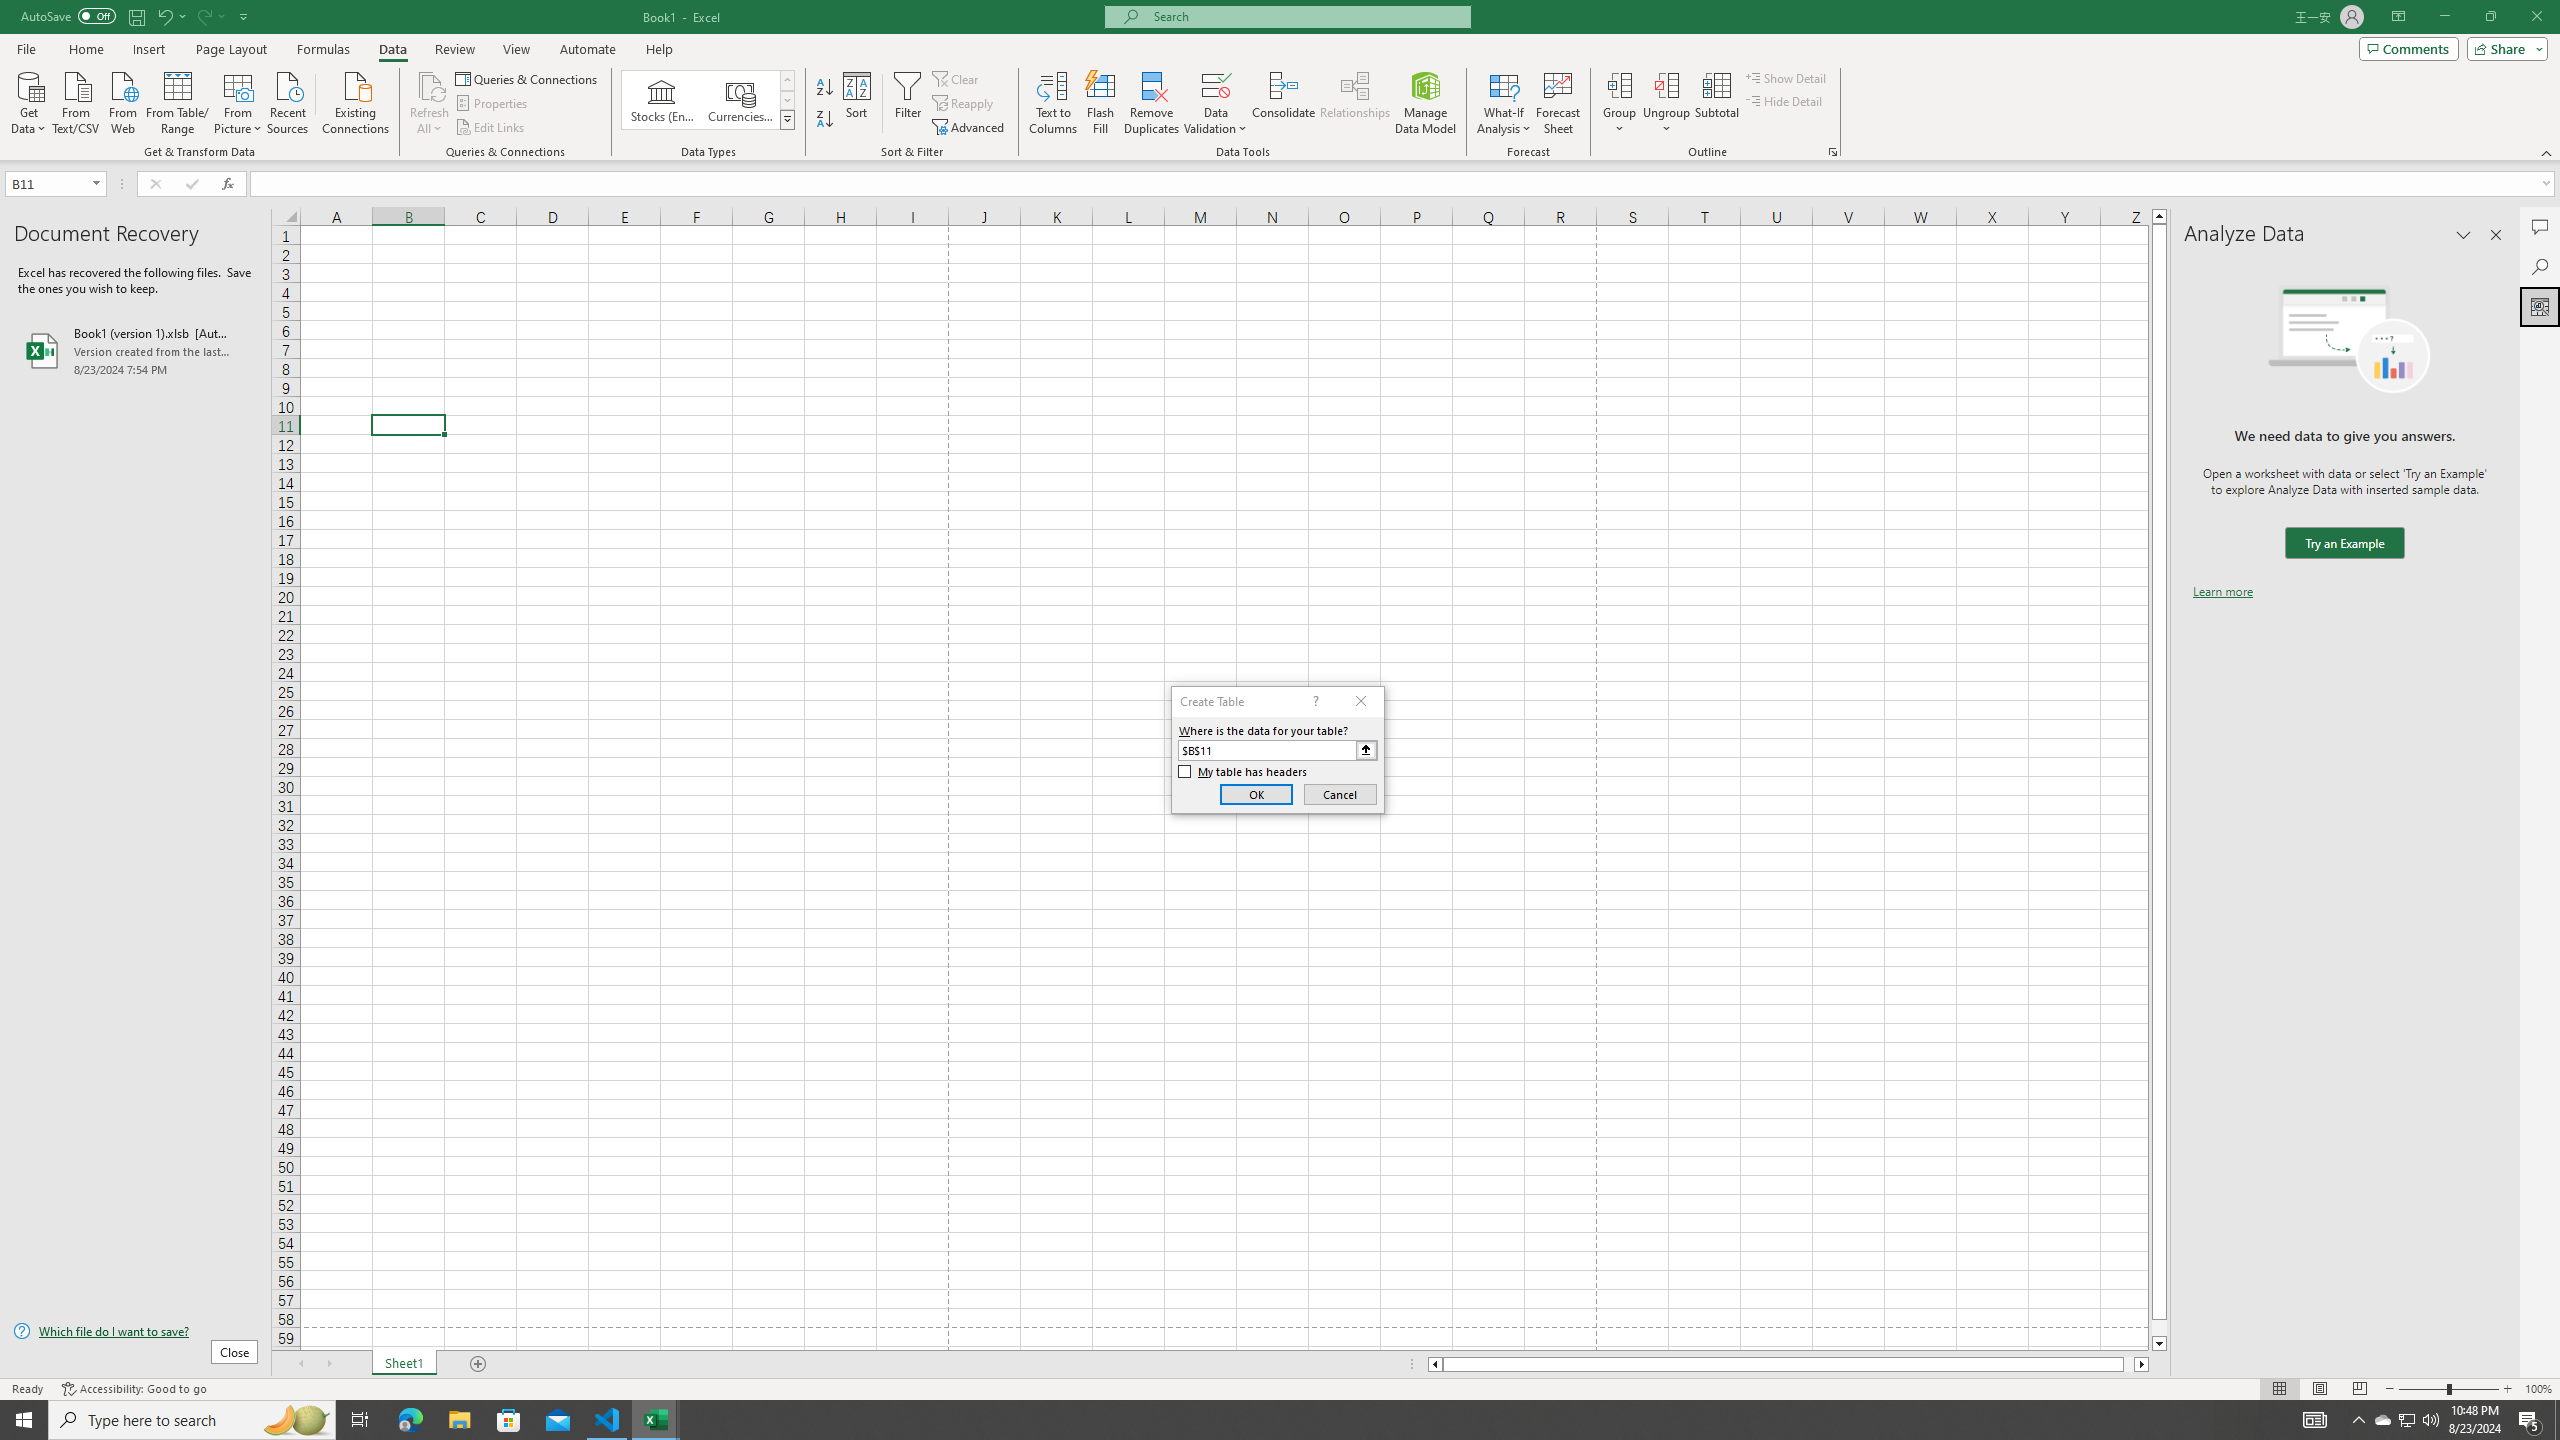  I want to click on 'Text to Columns...', so click(1052, 103).